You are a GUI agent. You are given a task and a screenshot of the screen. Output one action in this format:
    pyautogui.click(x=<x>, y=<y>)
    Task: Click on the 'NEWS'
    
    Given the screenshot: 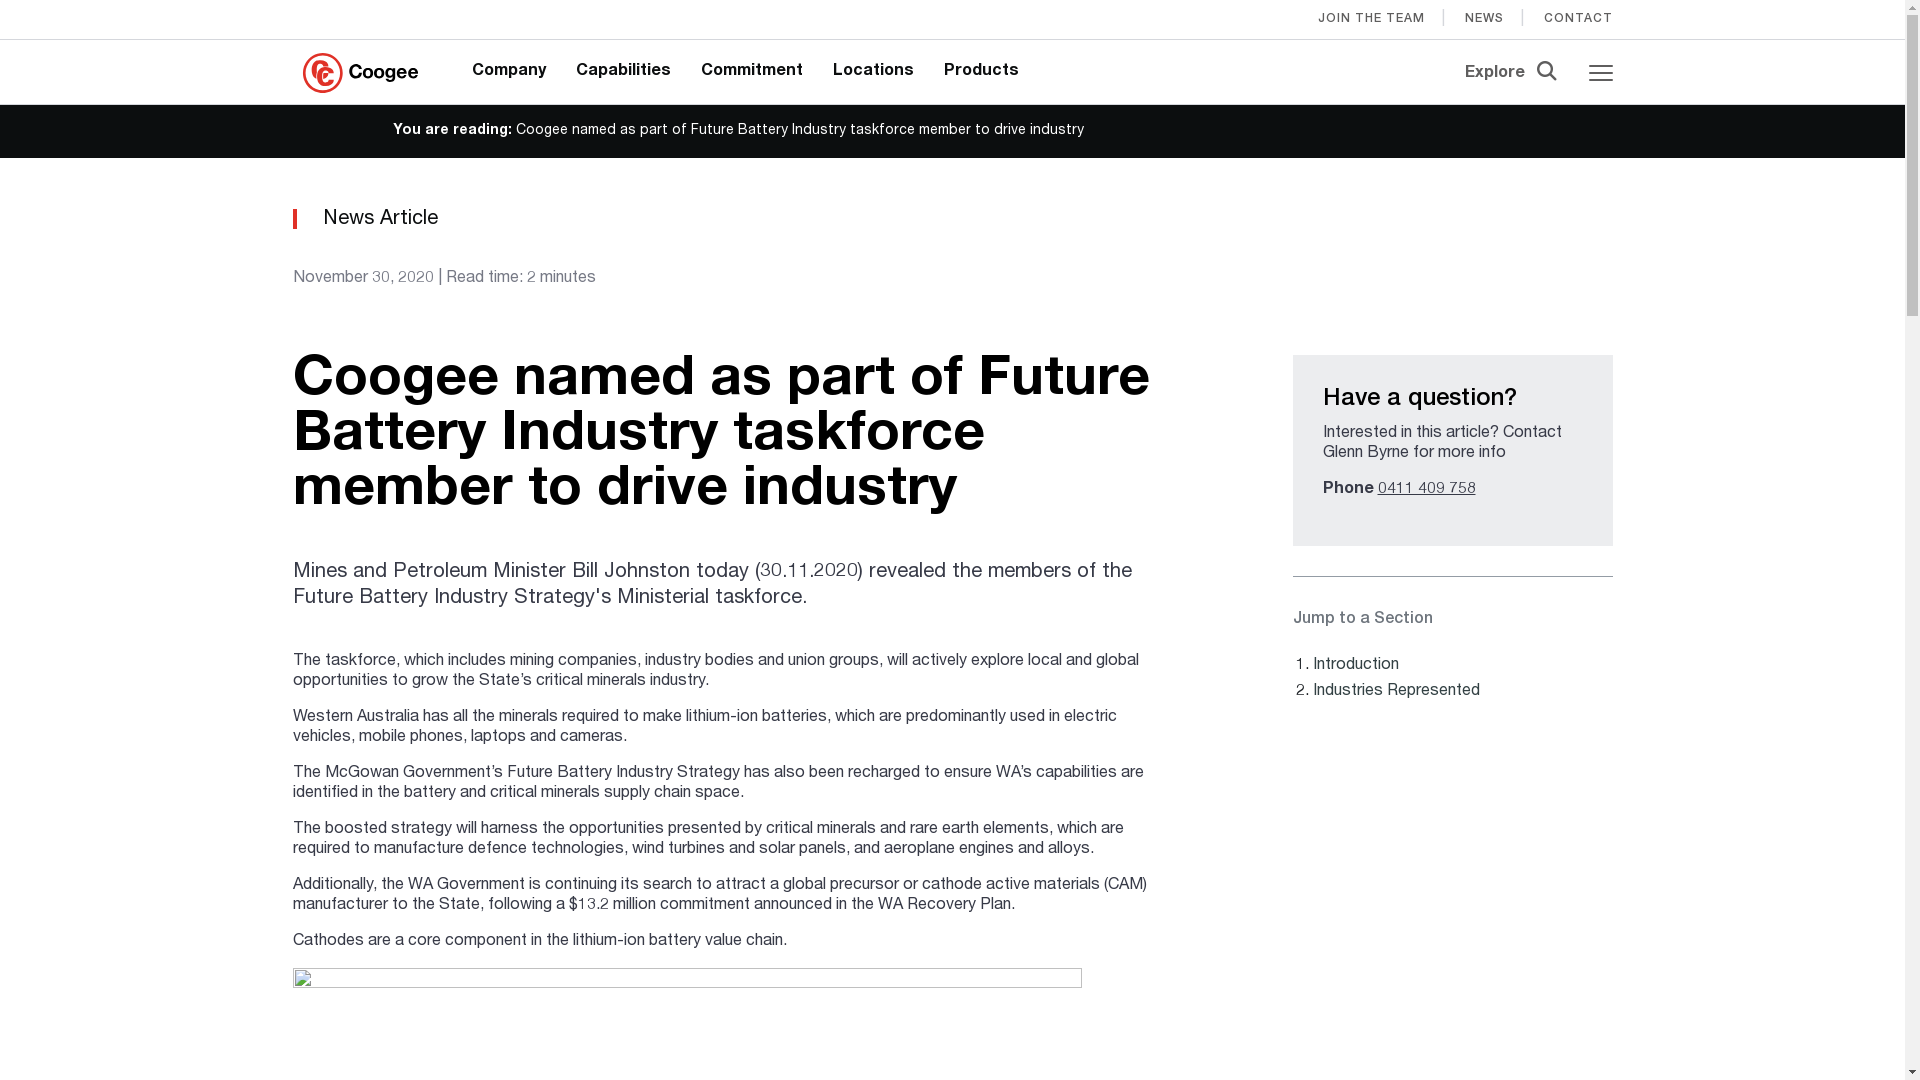 What is the action you would take?
    pyautogui.click(x=1483, y=19)
    